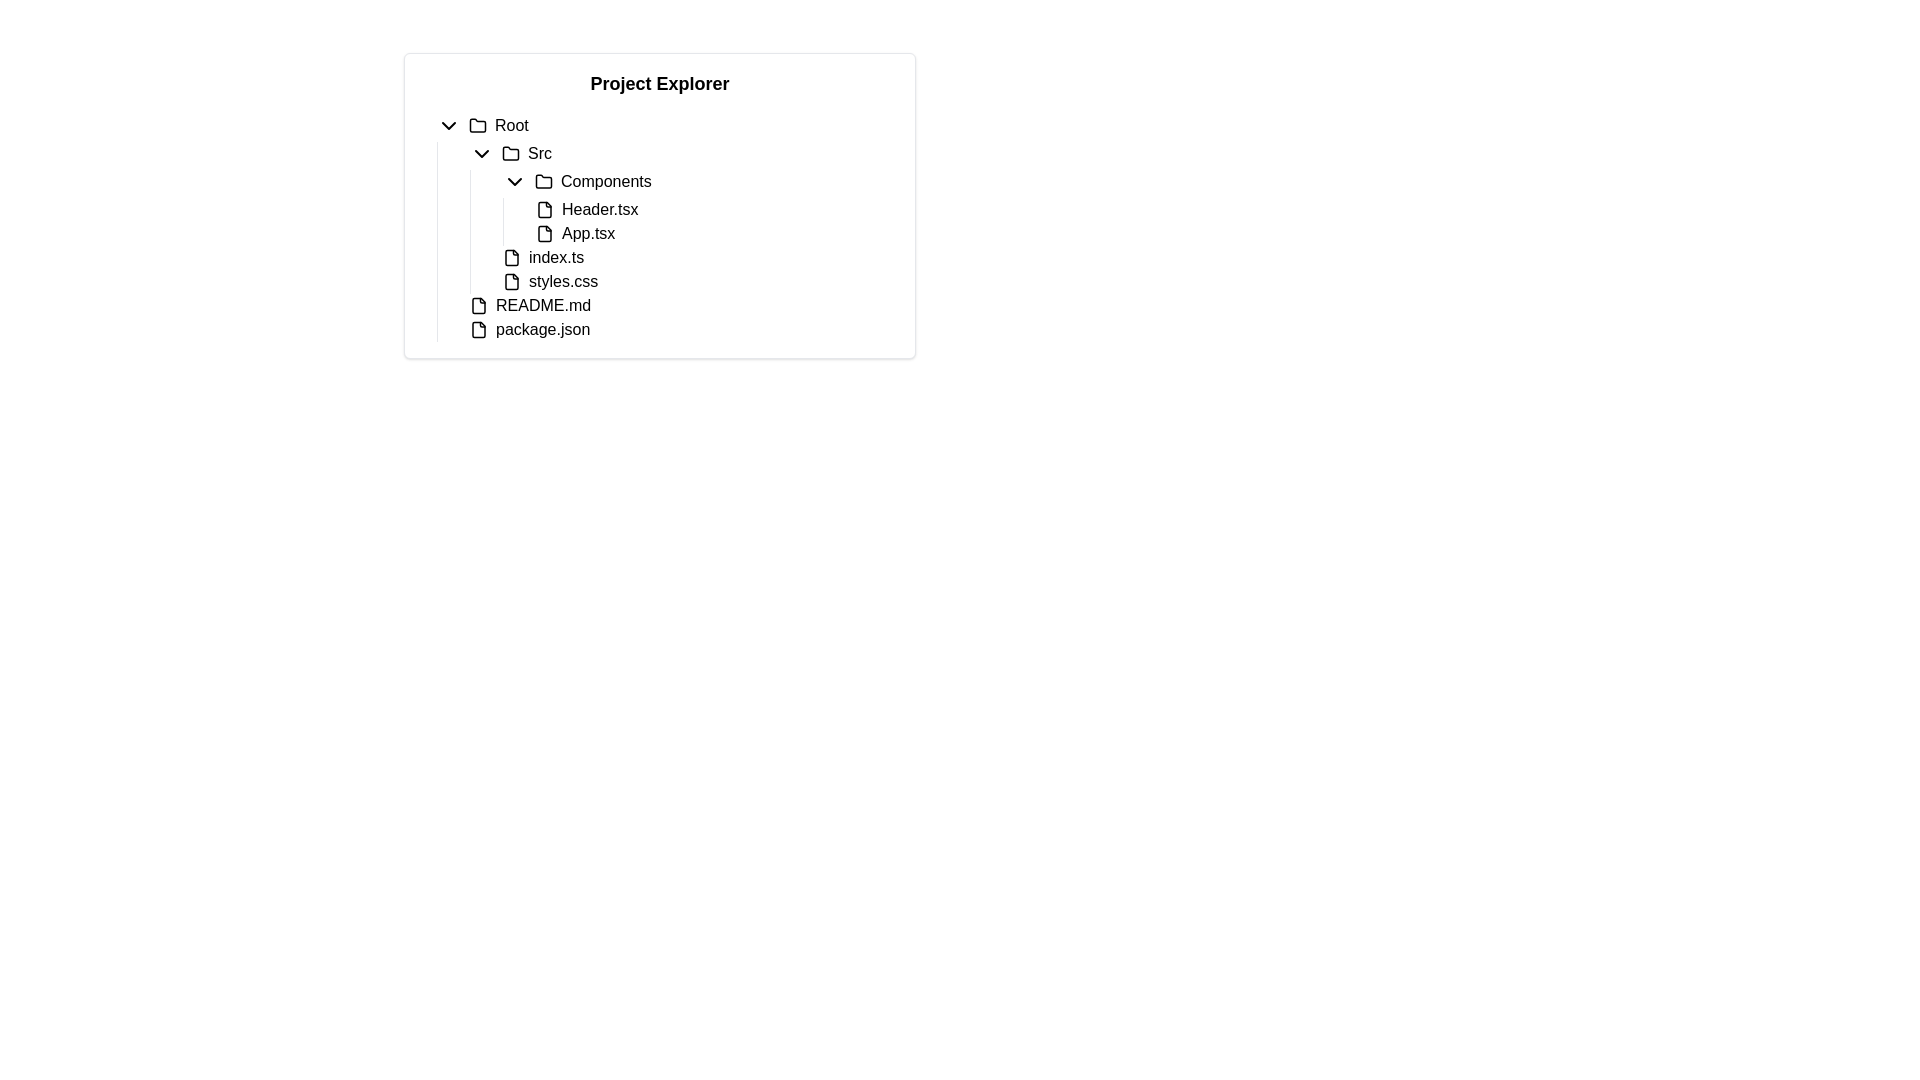 The height and width of the screenshot is (1080, 1920). I want to click on the root folder of the project in the collapsible tree view, so click(667, 126).